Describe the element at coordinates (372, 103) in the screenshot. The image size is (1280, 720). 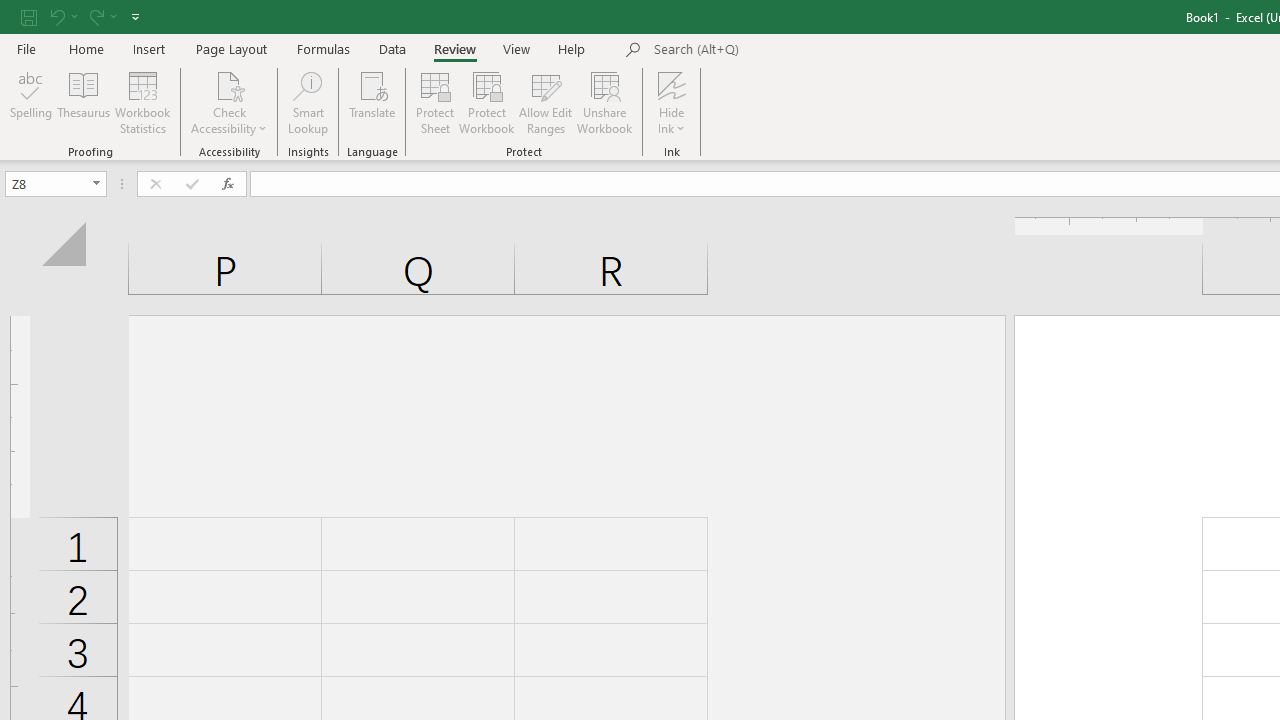
I see `'Translate'` at that location.